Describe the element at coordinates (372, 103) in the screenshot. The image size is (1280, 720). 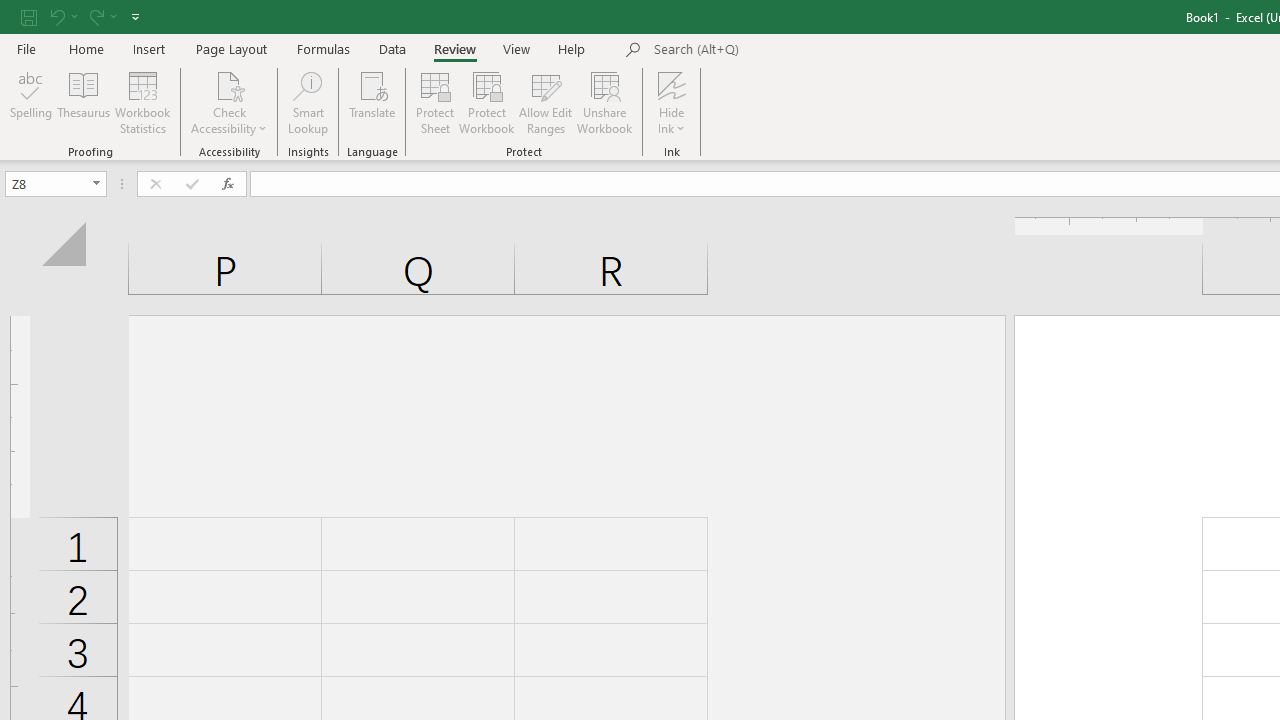
I see `'Translate'` at that location.